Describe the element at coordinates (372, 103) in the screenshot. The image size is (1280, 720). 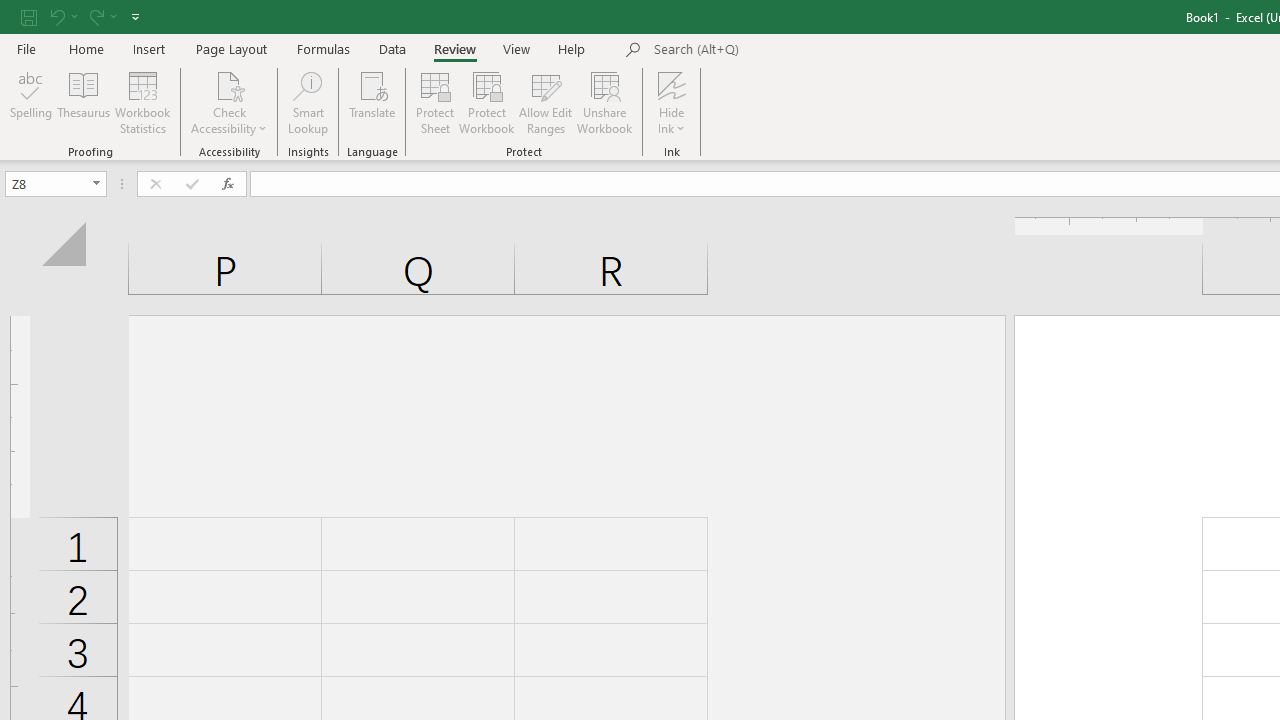
I see `'Translate'` at that location.